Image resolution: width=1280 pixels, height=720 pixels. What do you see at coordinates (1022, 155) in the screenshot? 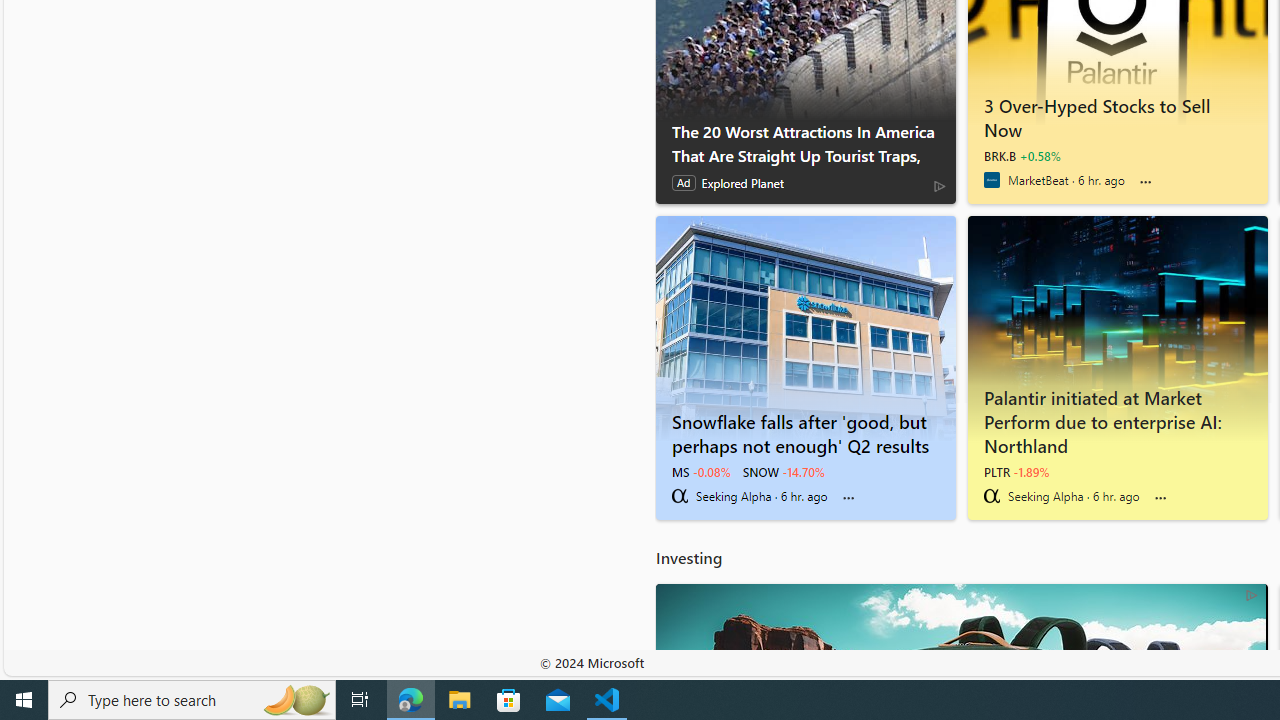
I see `'BRK.B +0.58%'` at bounding box center [1022, 155].